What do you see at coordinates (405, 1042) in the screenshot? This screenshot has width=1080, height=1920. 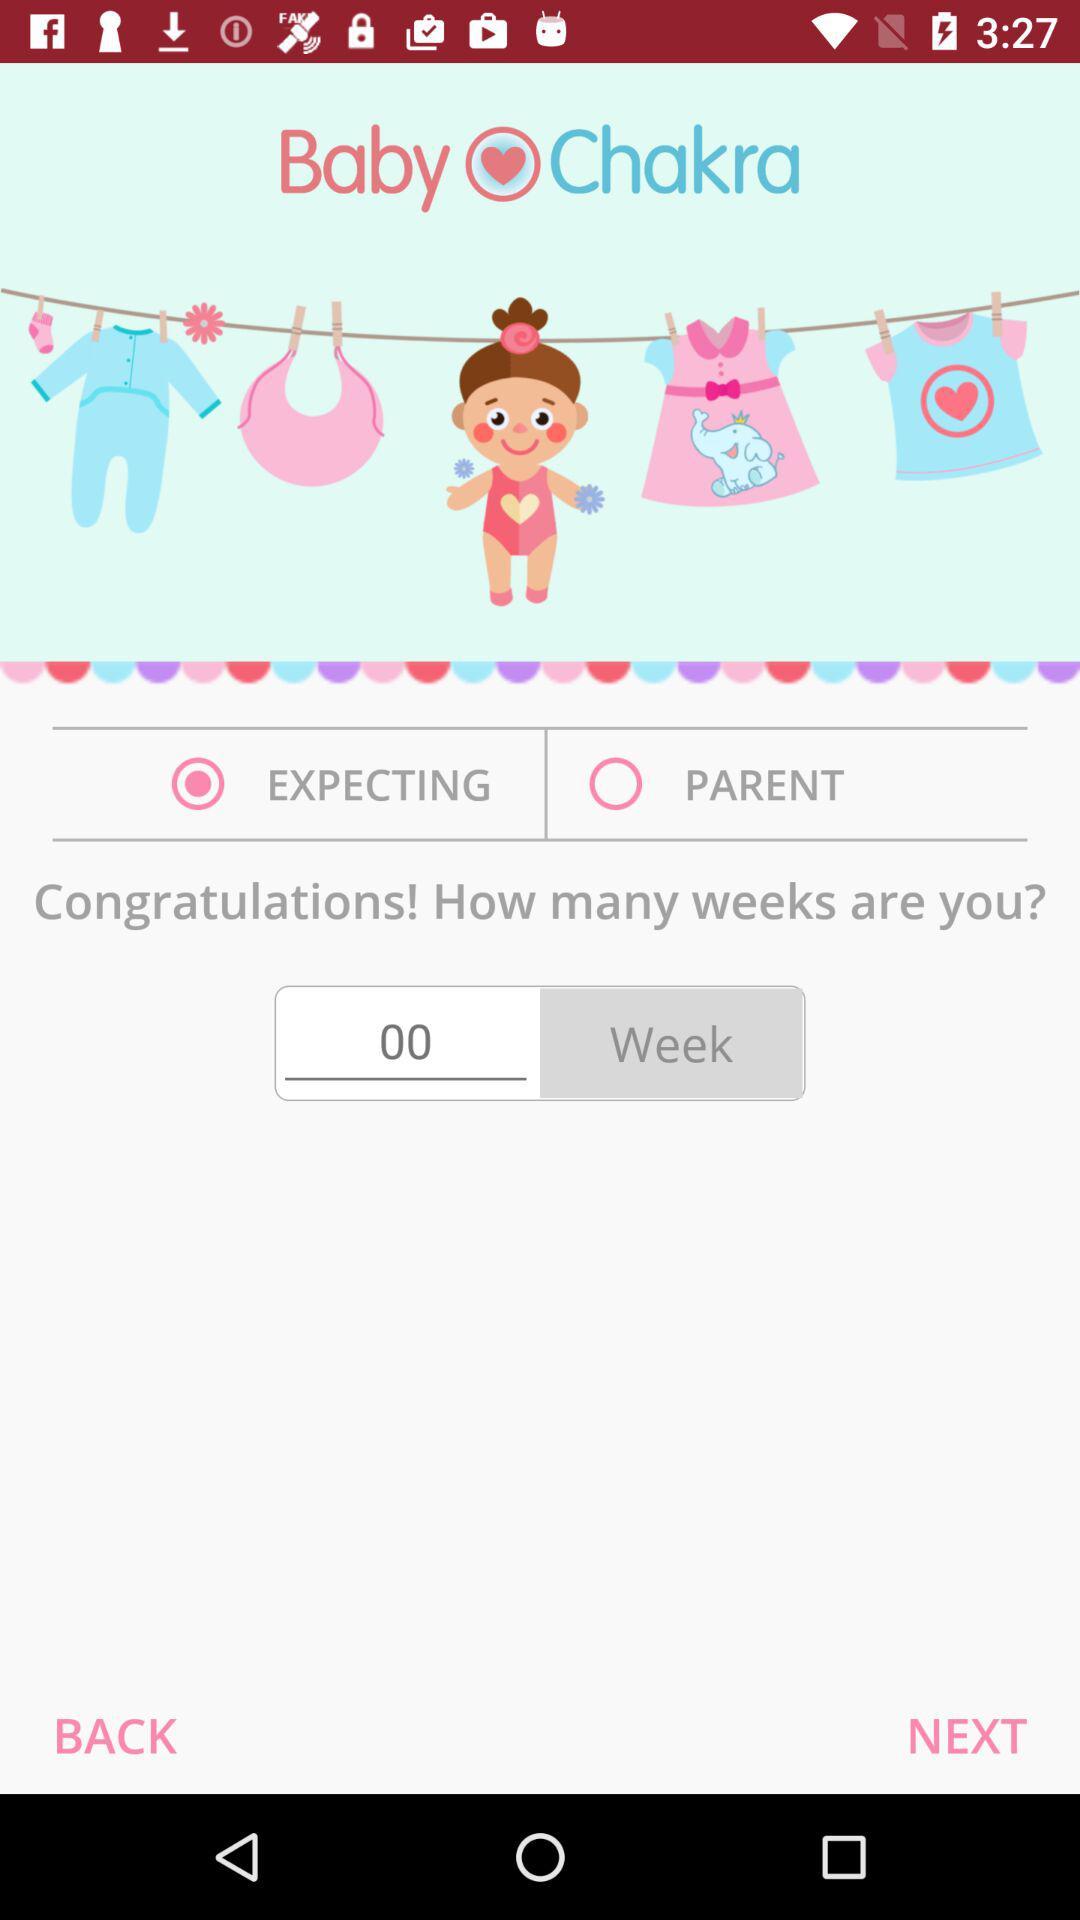 I see `item to the left of week icon` at bounding box center [405, 1042].